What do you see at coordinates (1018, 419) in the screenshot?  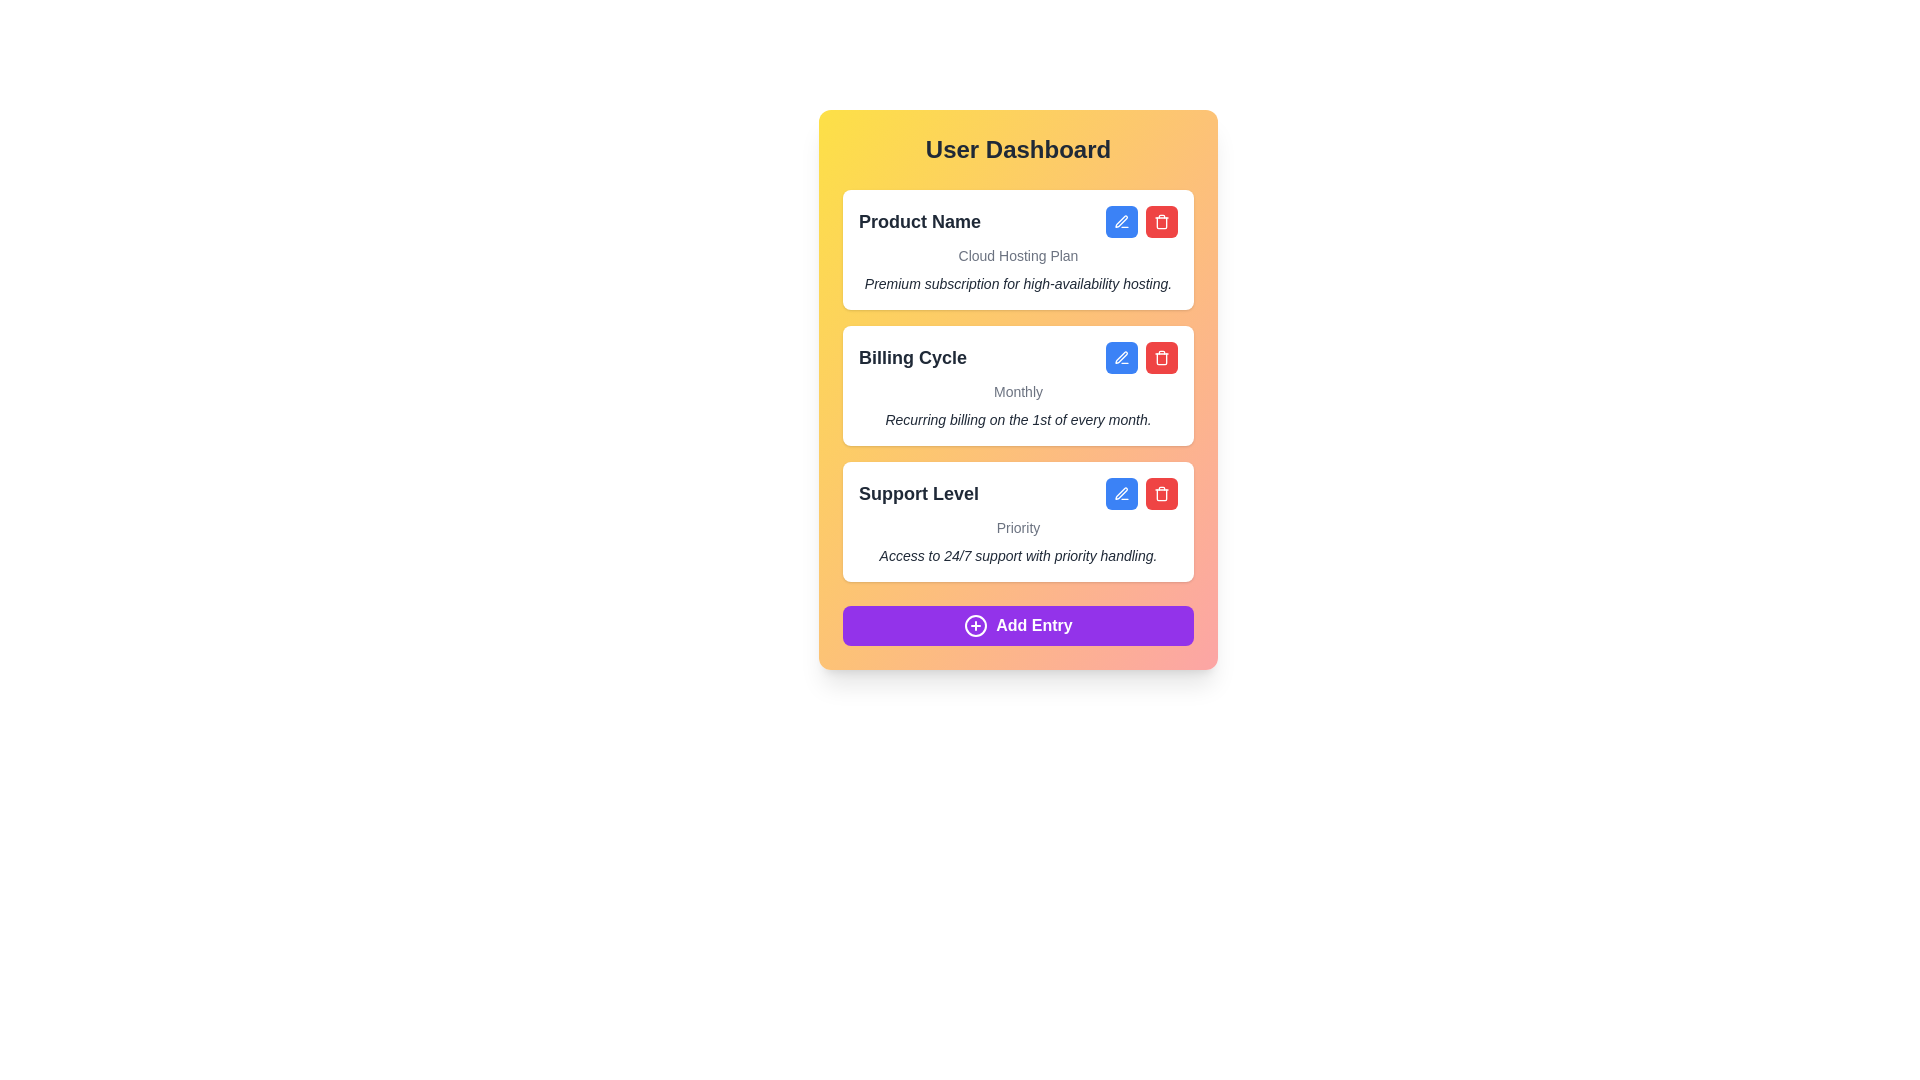 I see `the static text label that states 'Recurring billing on the 1st of every month', which is located under the 'Monthly' label in the 'Billing Cycle' section` at bounding box center [1018, 419].